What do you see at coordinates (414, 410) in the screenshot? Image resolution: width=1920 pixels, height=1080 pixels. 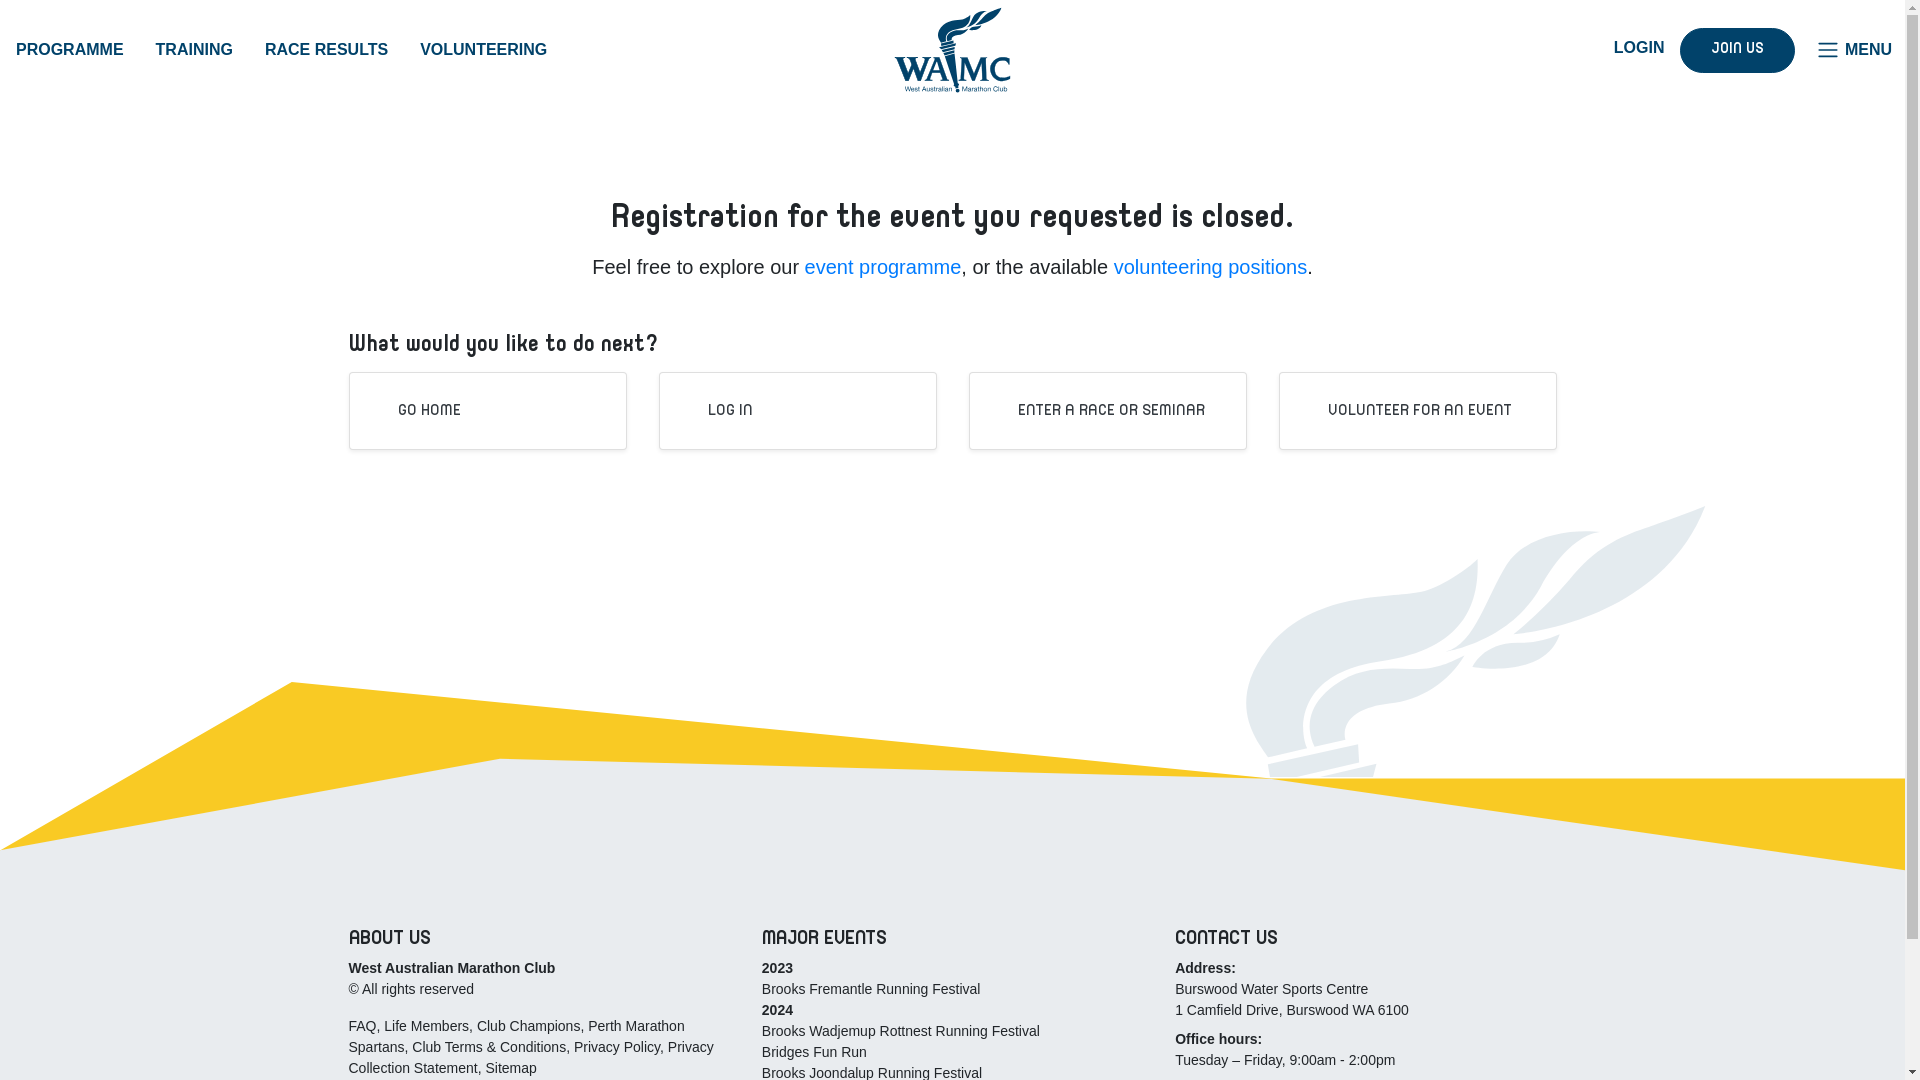 I see `'GO HOME'` at bounding box center [414, 410].